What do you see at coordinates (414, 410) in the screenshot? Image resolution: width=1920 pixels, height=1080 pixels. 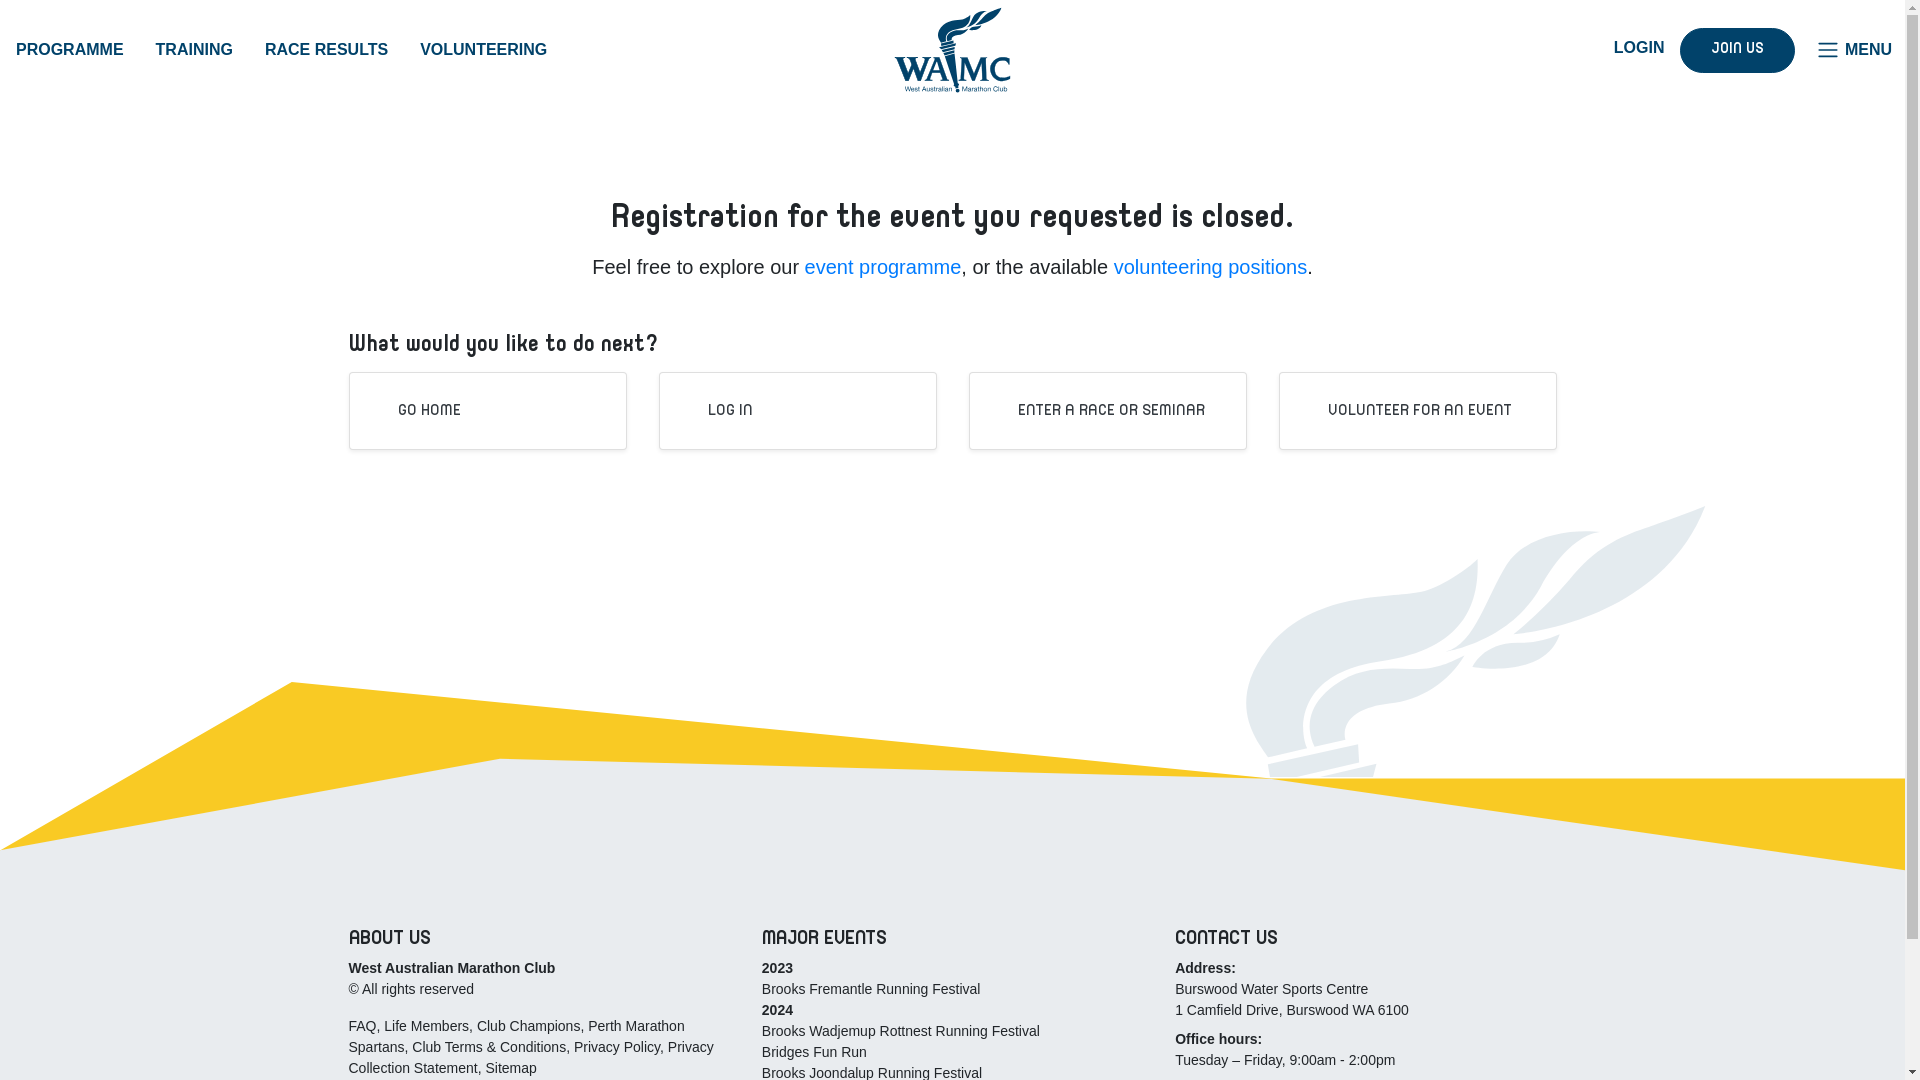 I see `'GO HOME'` at bounding box center [414, 410].